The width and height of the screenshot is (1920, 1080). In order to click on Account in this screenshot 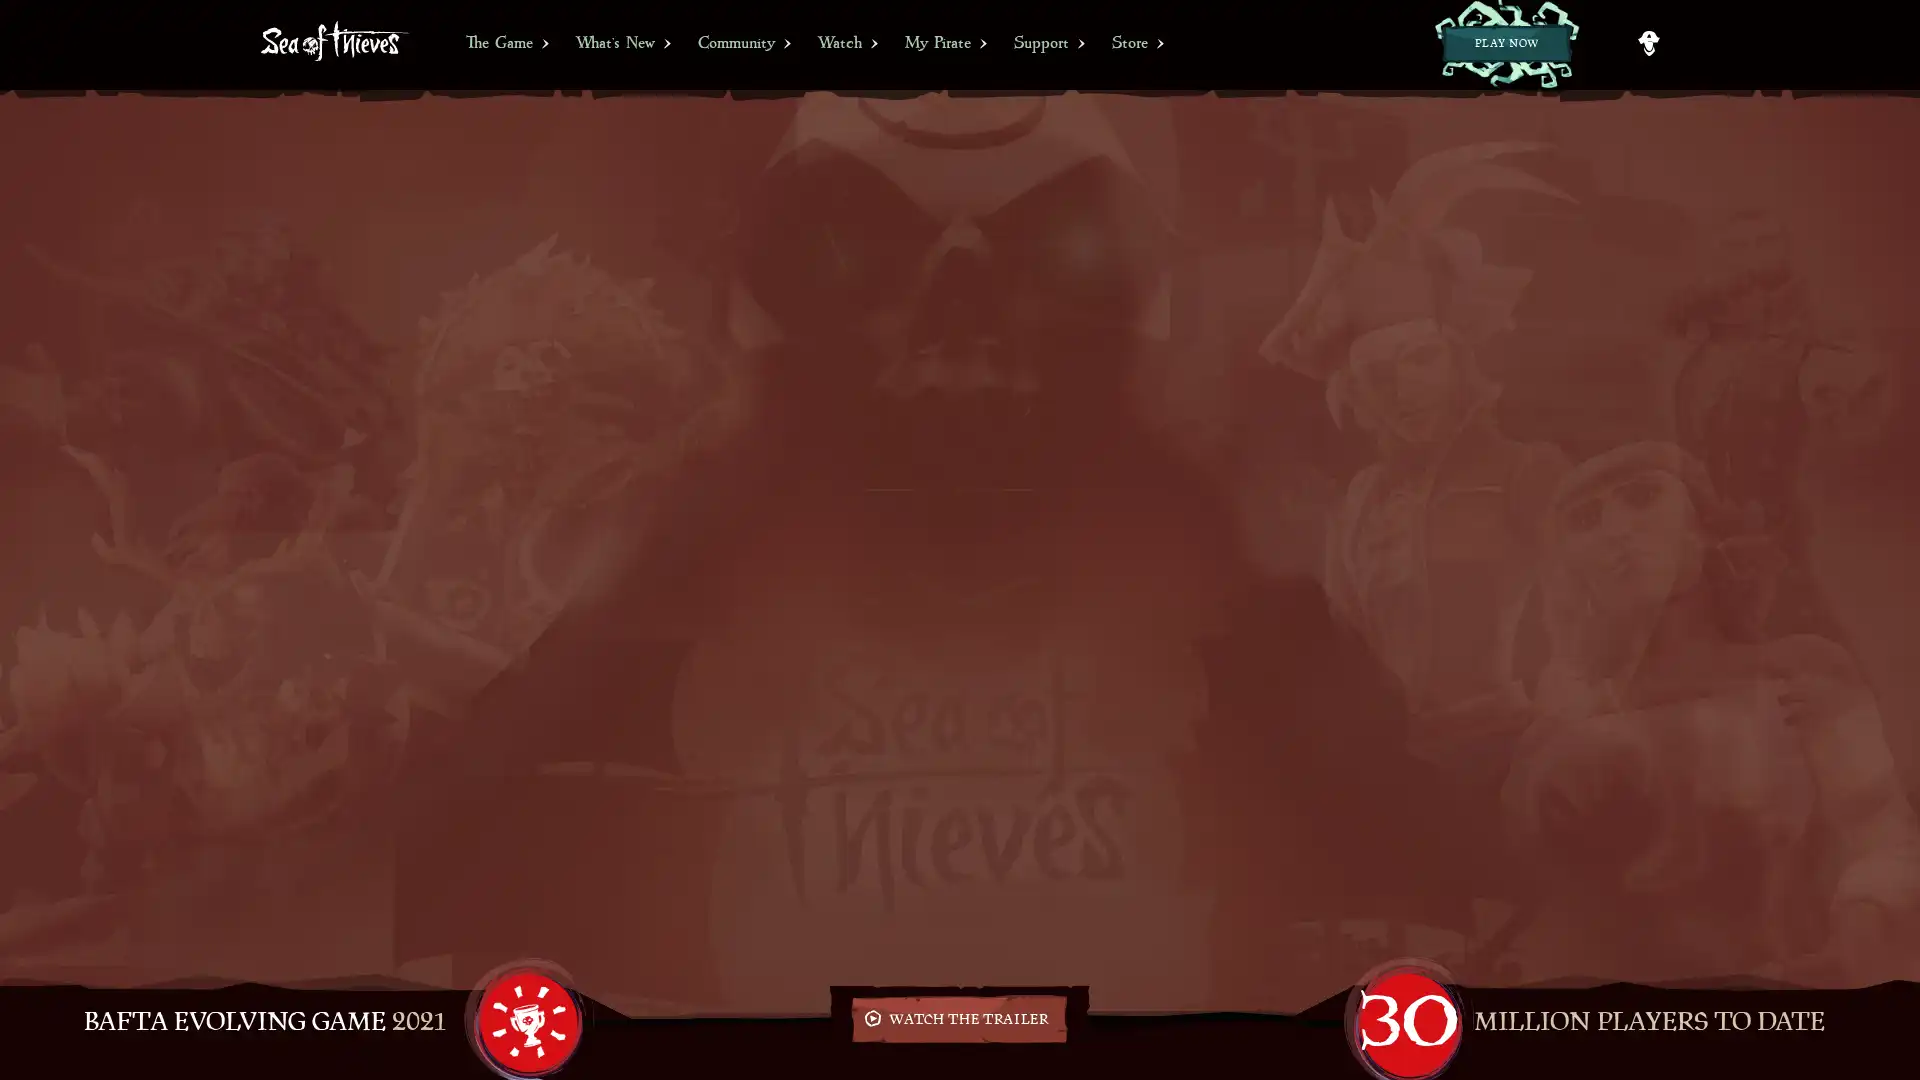, I will do `click(1648, 43)`.